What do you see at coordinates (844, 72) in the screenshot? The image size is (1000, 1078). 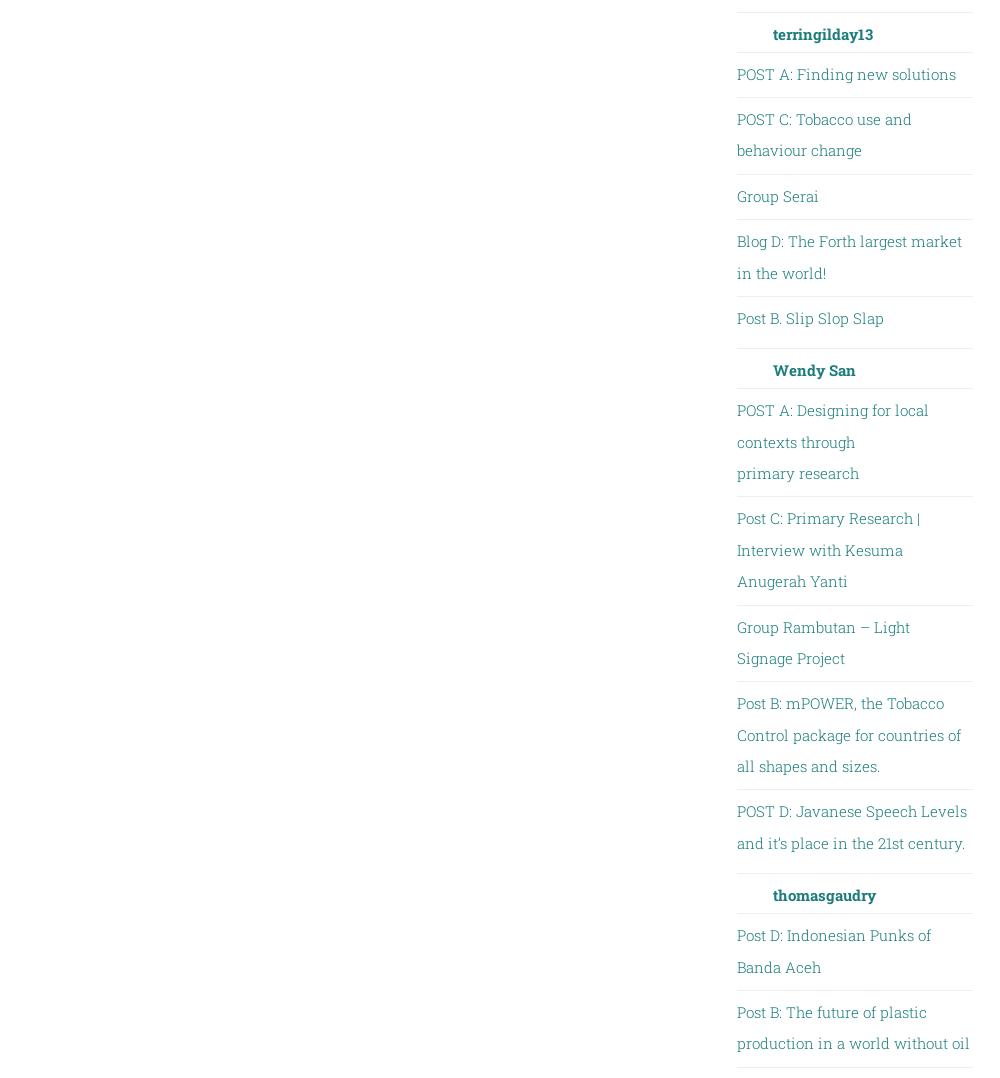 I see `'POST A: Finding new solutions'` at bounding box center [844, 72].